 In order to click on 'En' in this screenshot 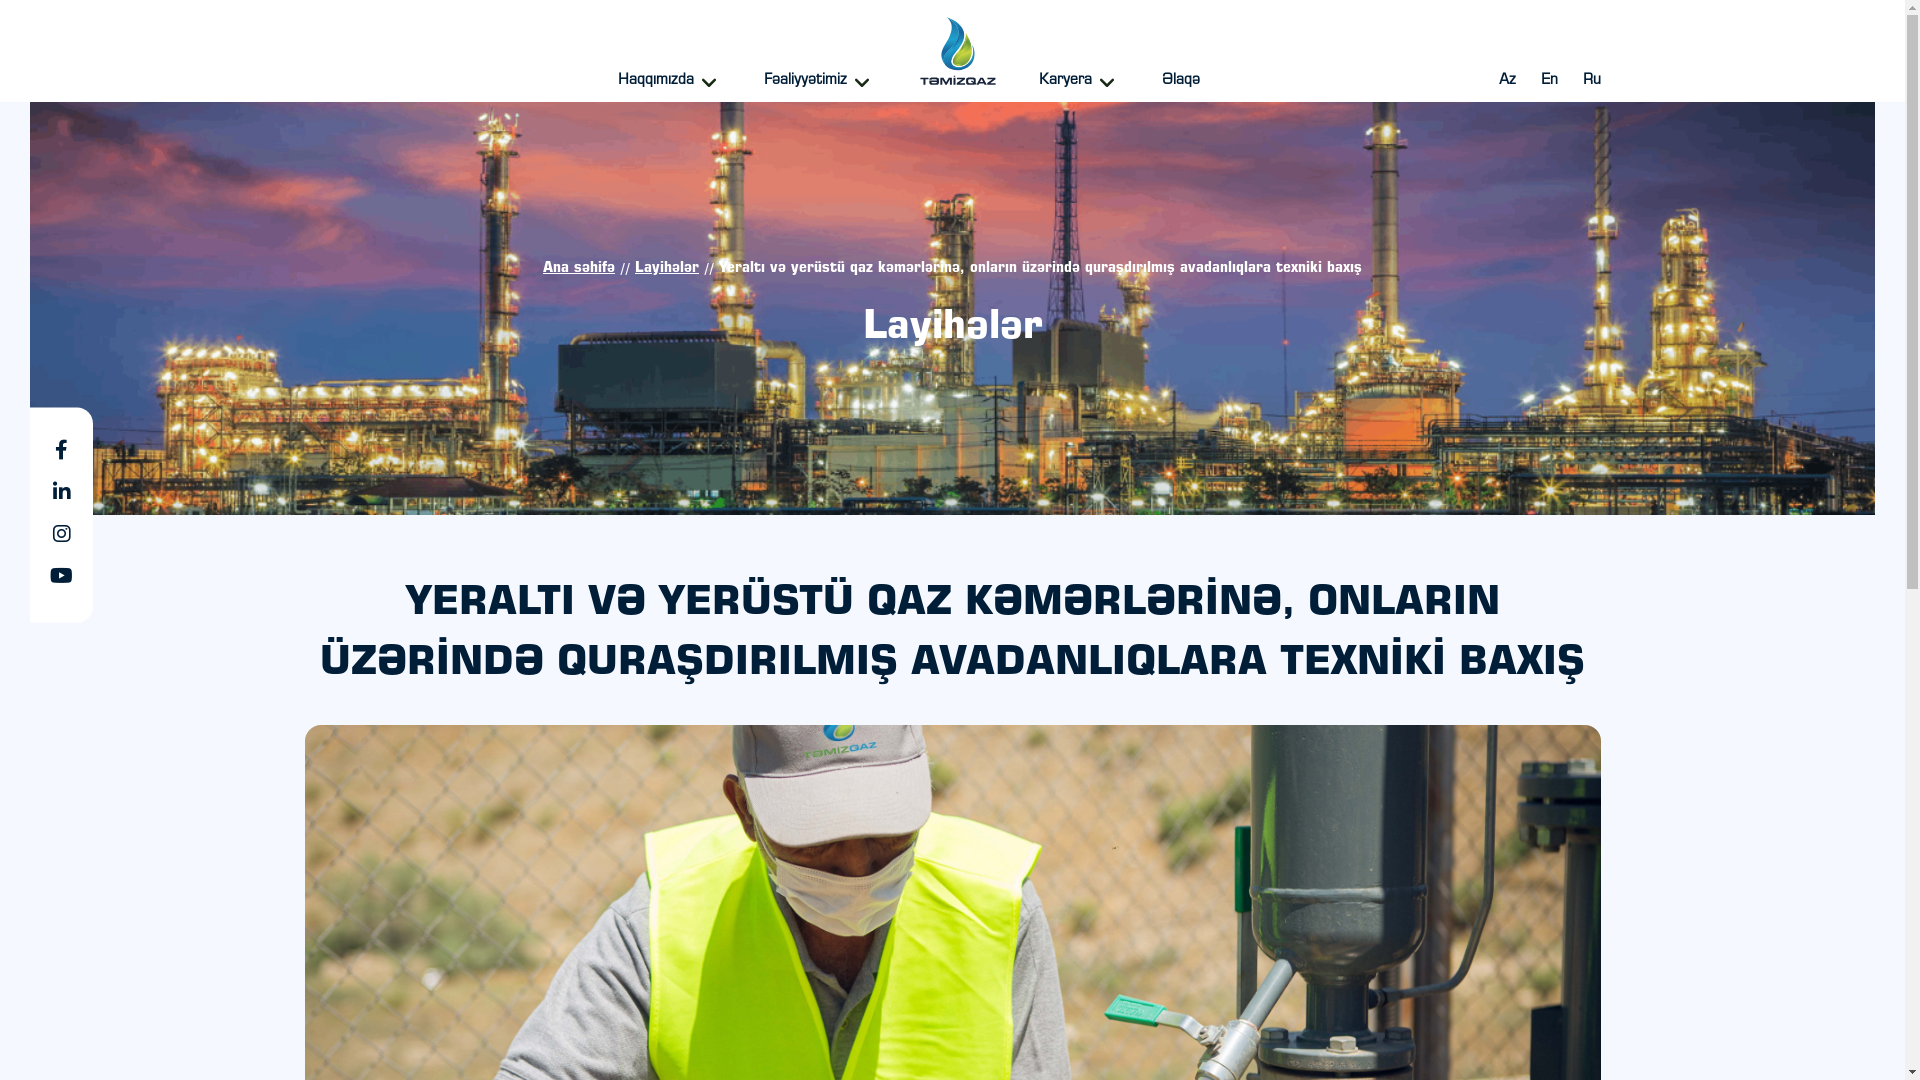, I will do `click(1547, 80)`.